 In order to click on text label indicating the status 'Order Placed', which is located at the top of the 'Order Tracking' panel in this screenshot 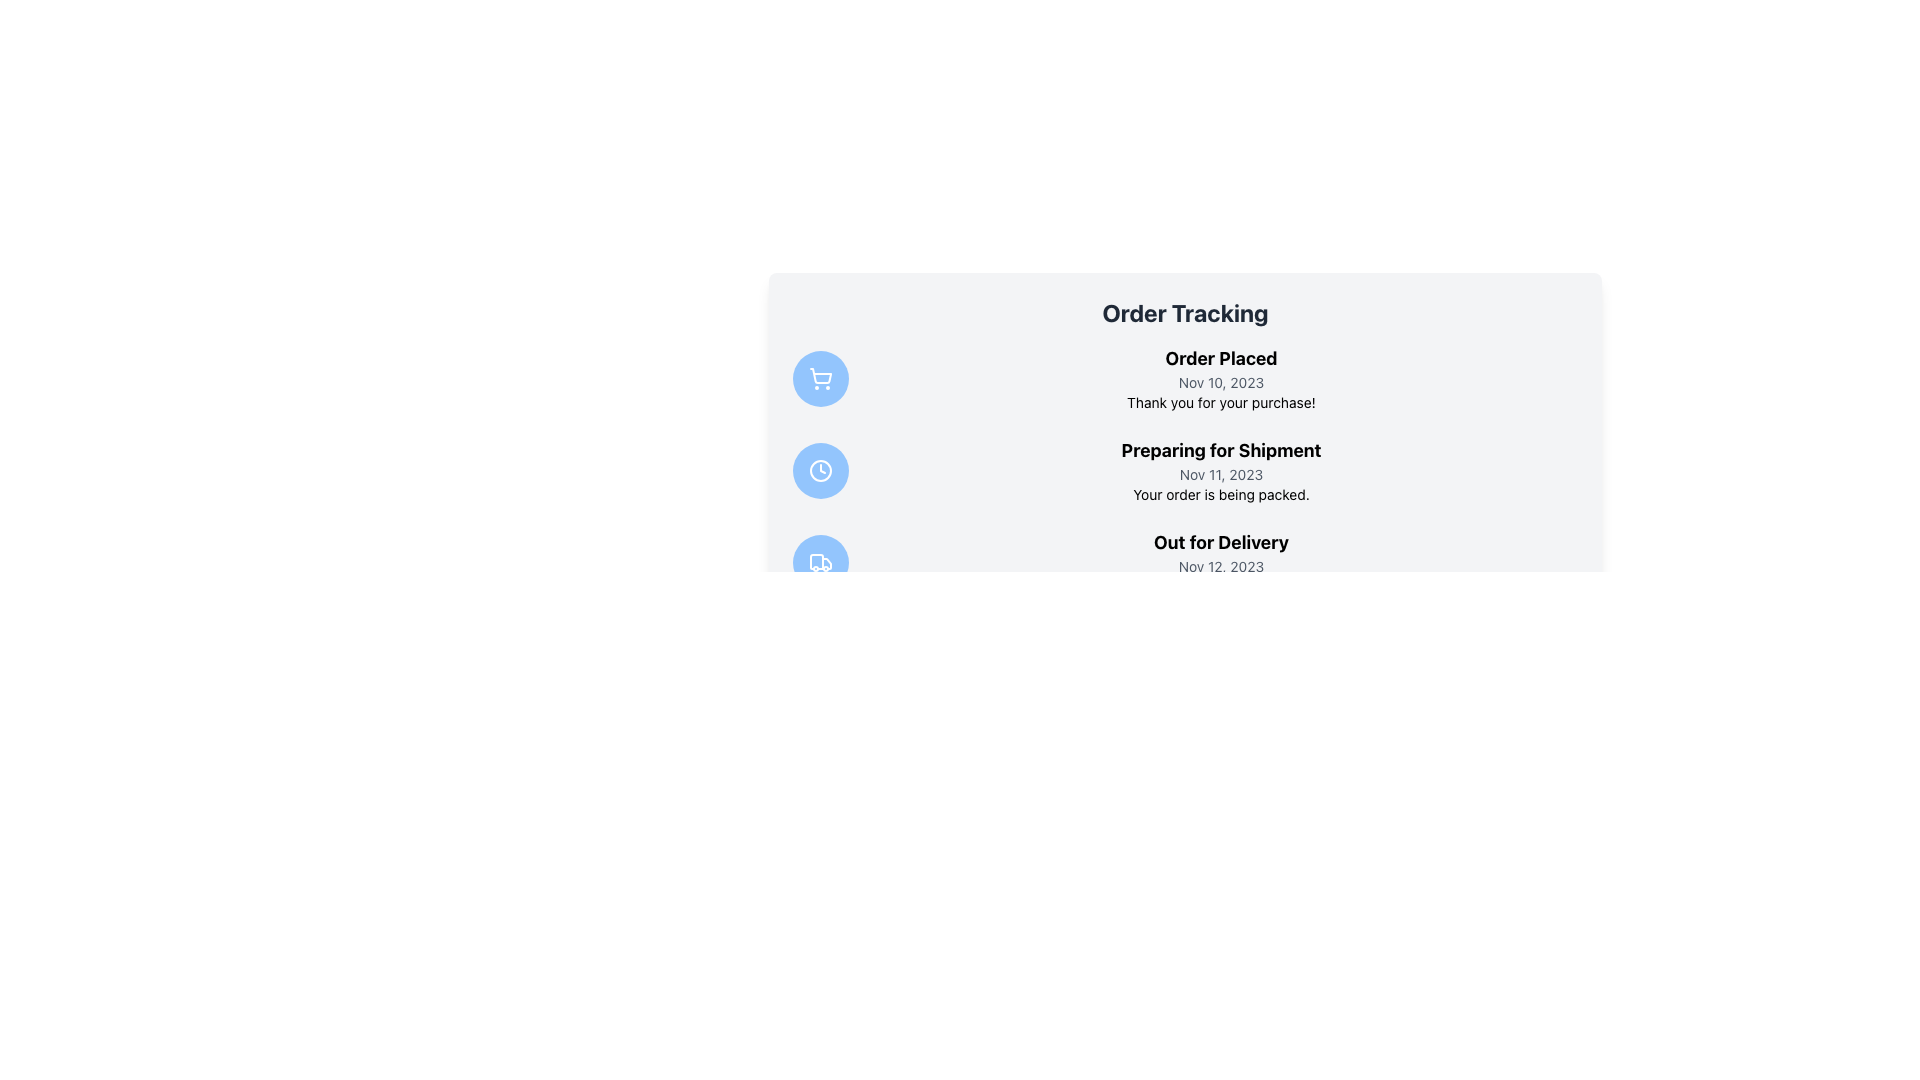, I will do `click(1220, 357)`.